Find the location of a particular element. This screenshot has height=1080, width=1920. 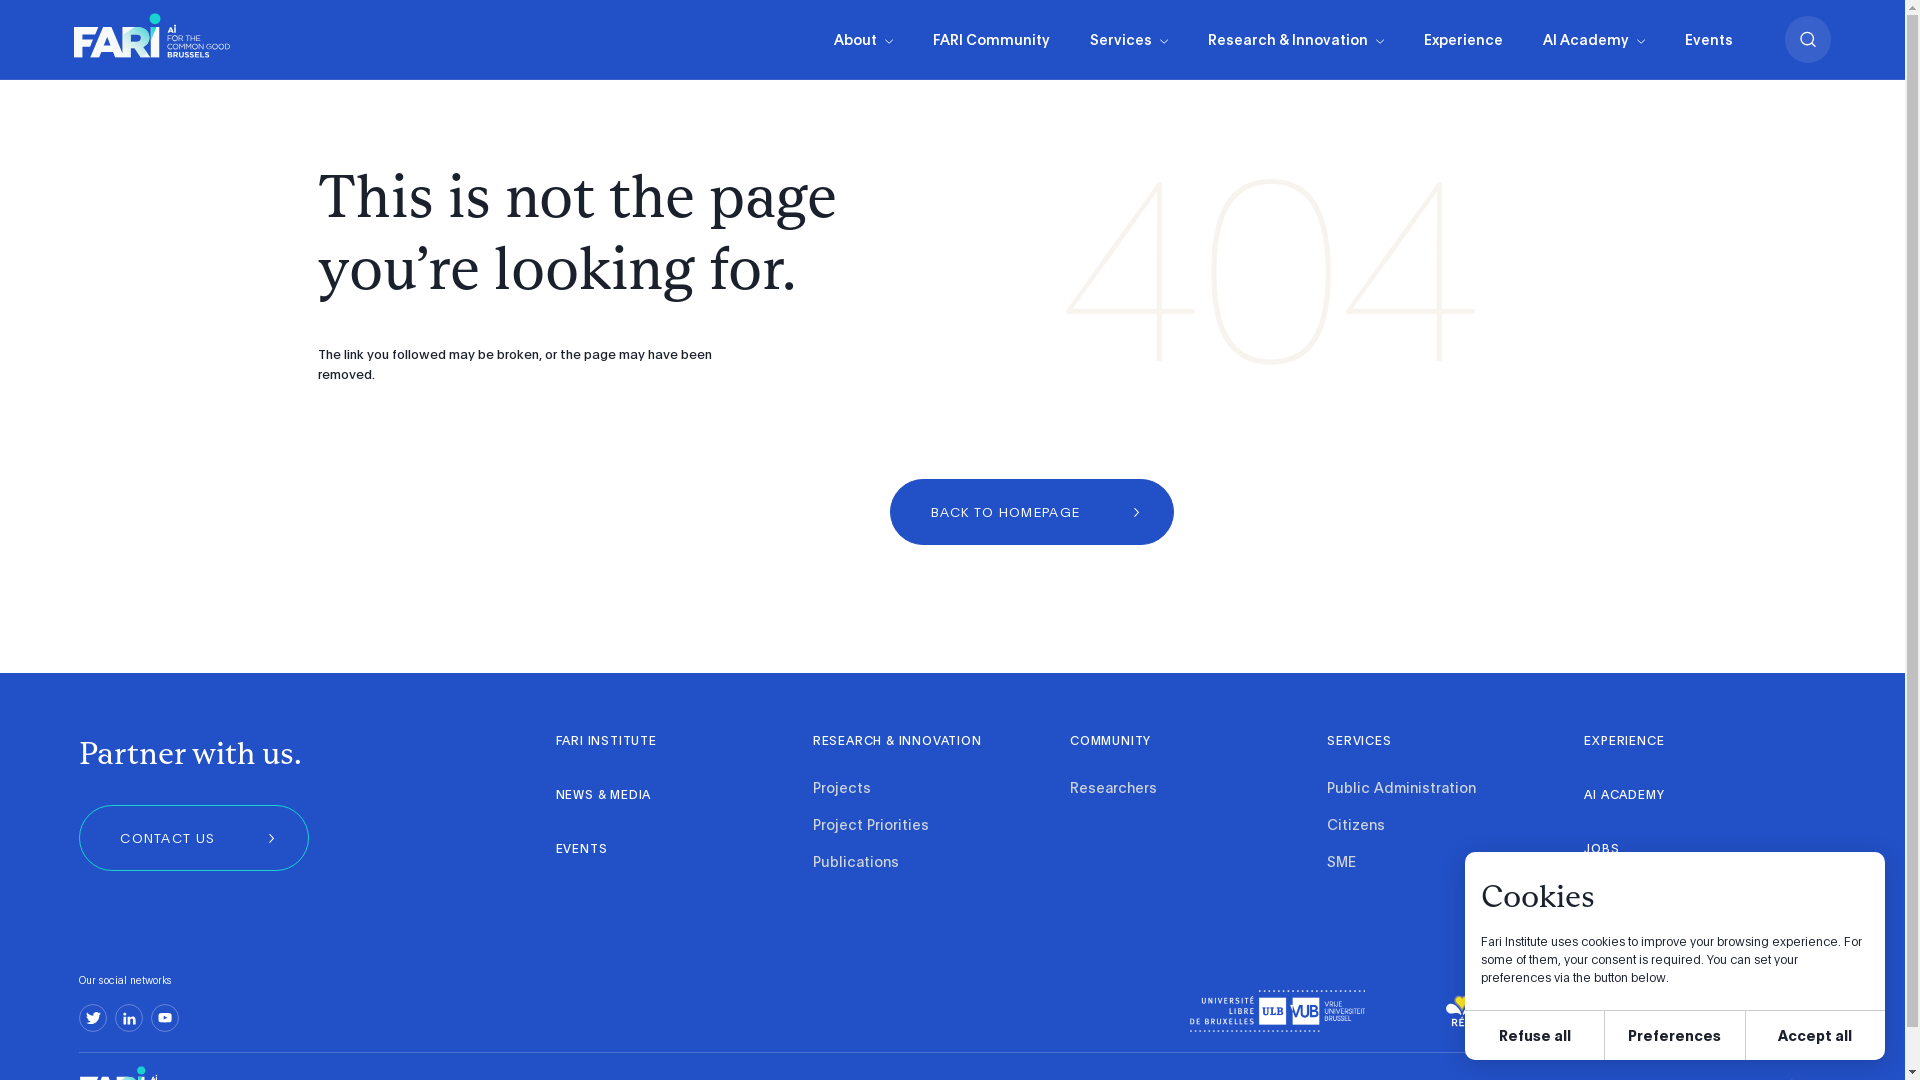

'Project Priorities' is located at coordinates (870, 826).